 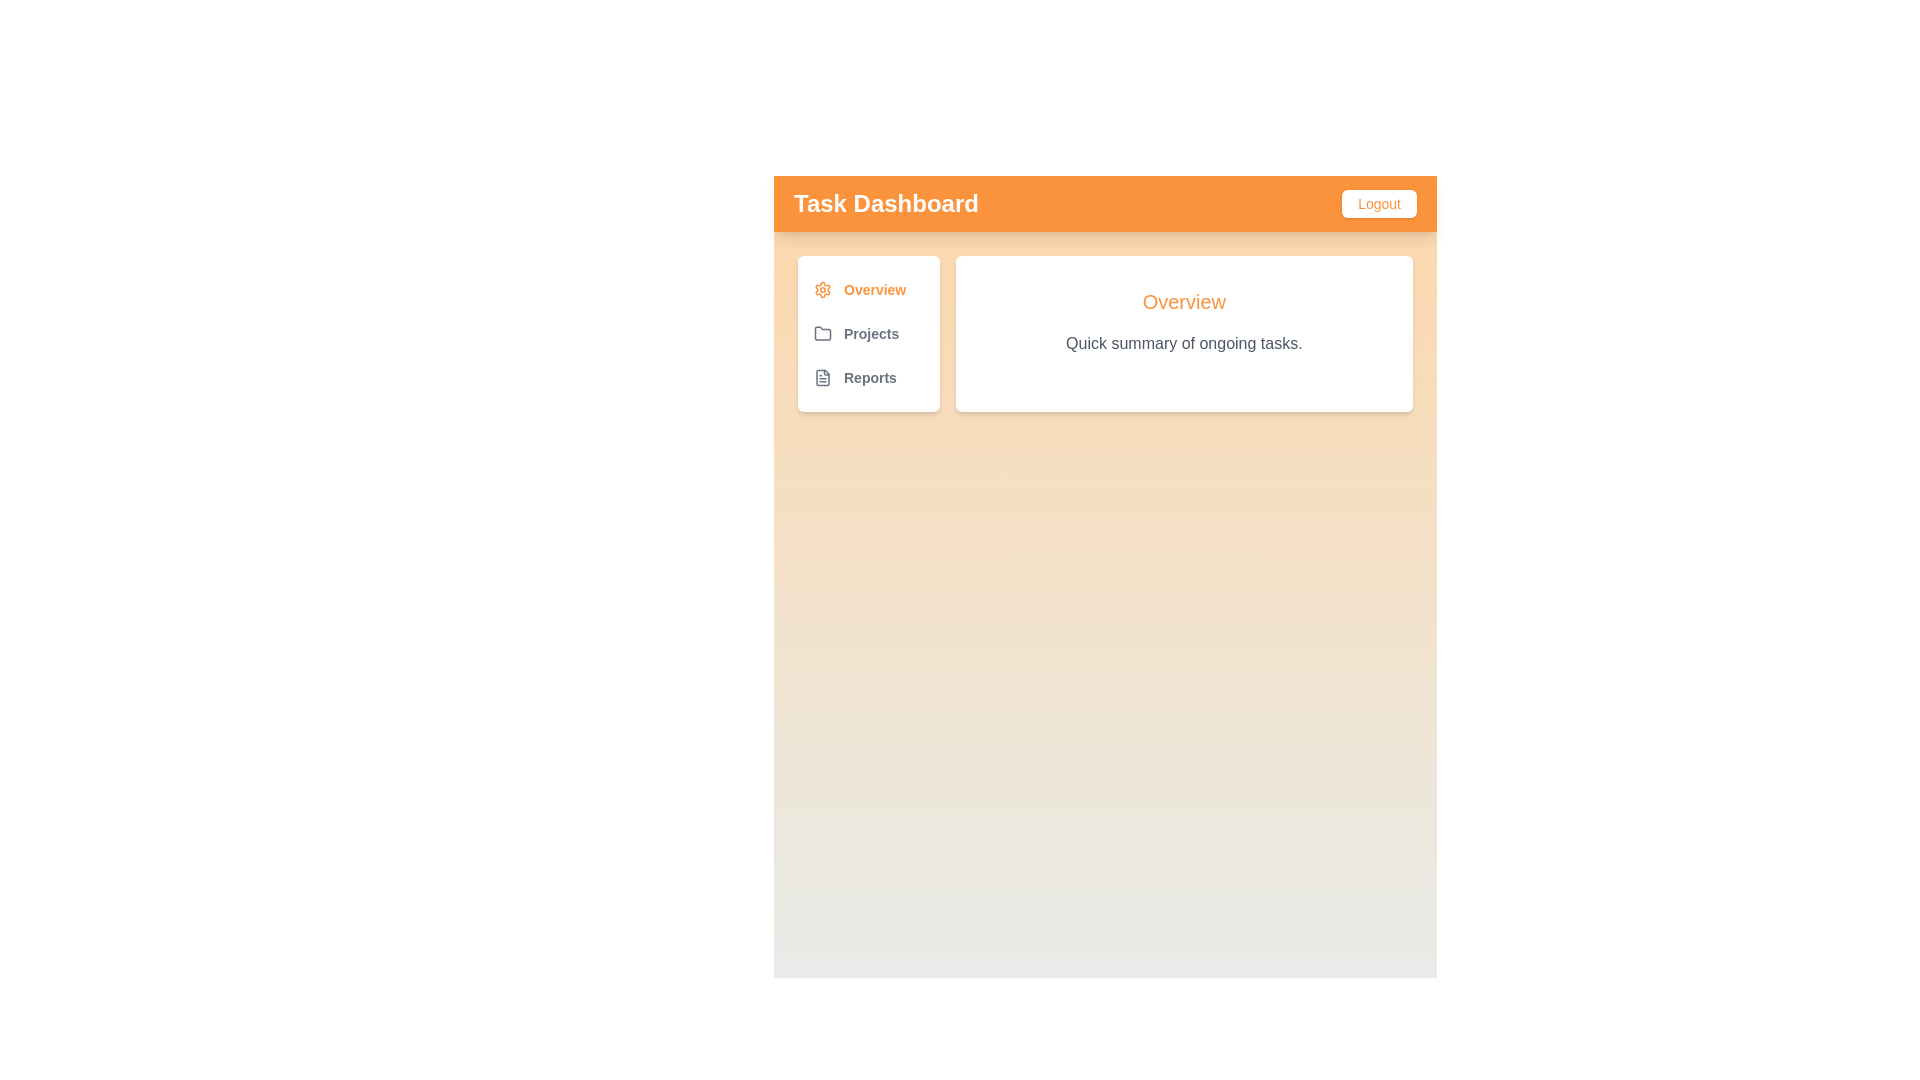 What do you see at coordinates (868, 378) in the screenshot?
I see `the 'Reports' navigation label located in the left vertical navigation bar, specifically the third item in the menu` at bounding box center [868, 378].